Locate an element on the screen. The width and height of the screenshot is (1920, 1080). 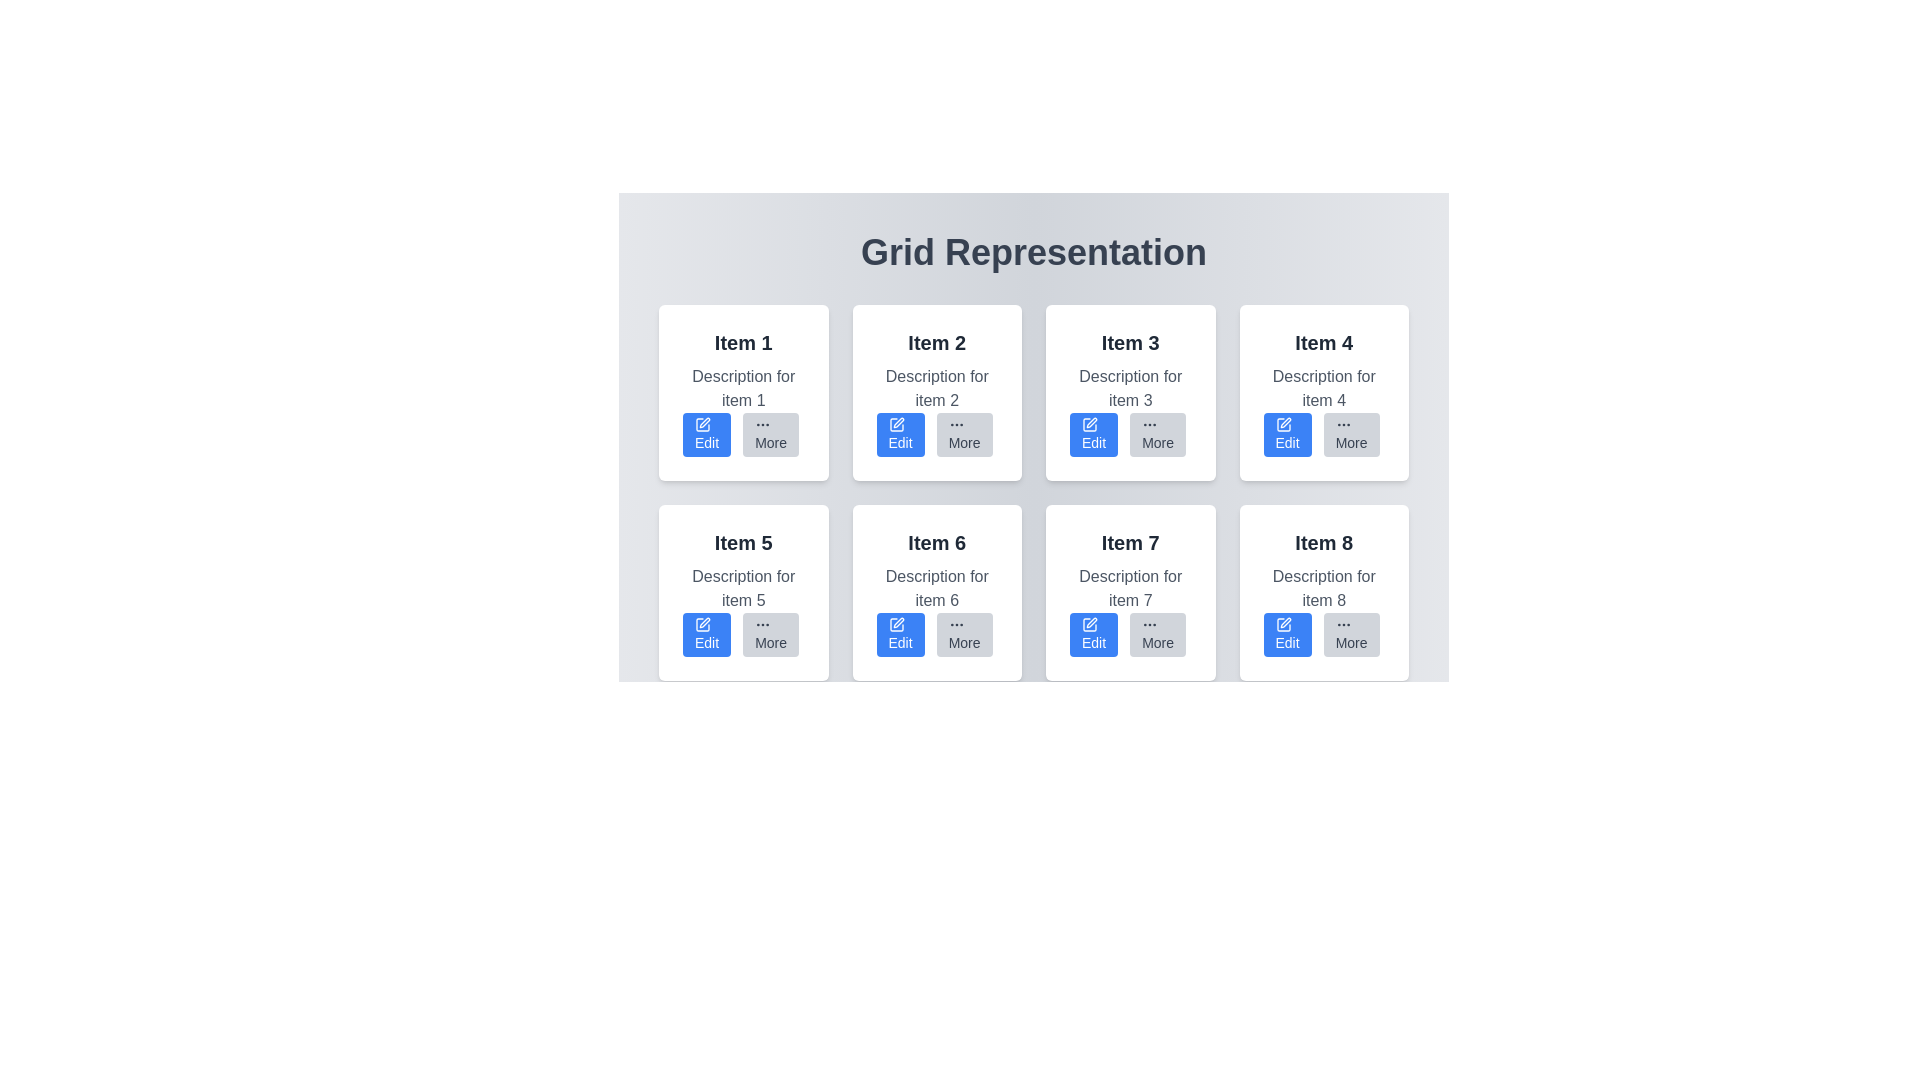
the graphical SVG element located in the top-left corner of the grid item labeled 'Item 1', positioned before the text 'Edit' is located at coordinates (702, 423).